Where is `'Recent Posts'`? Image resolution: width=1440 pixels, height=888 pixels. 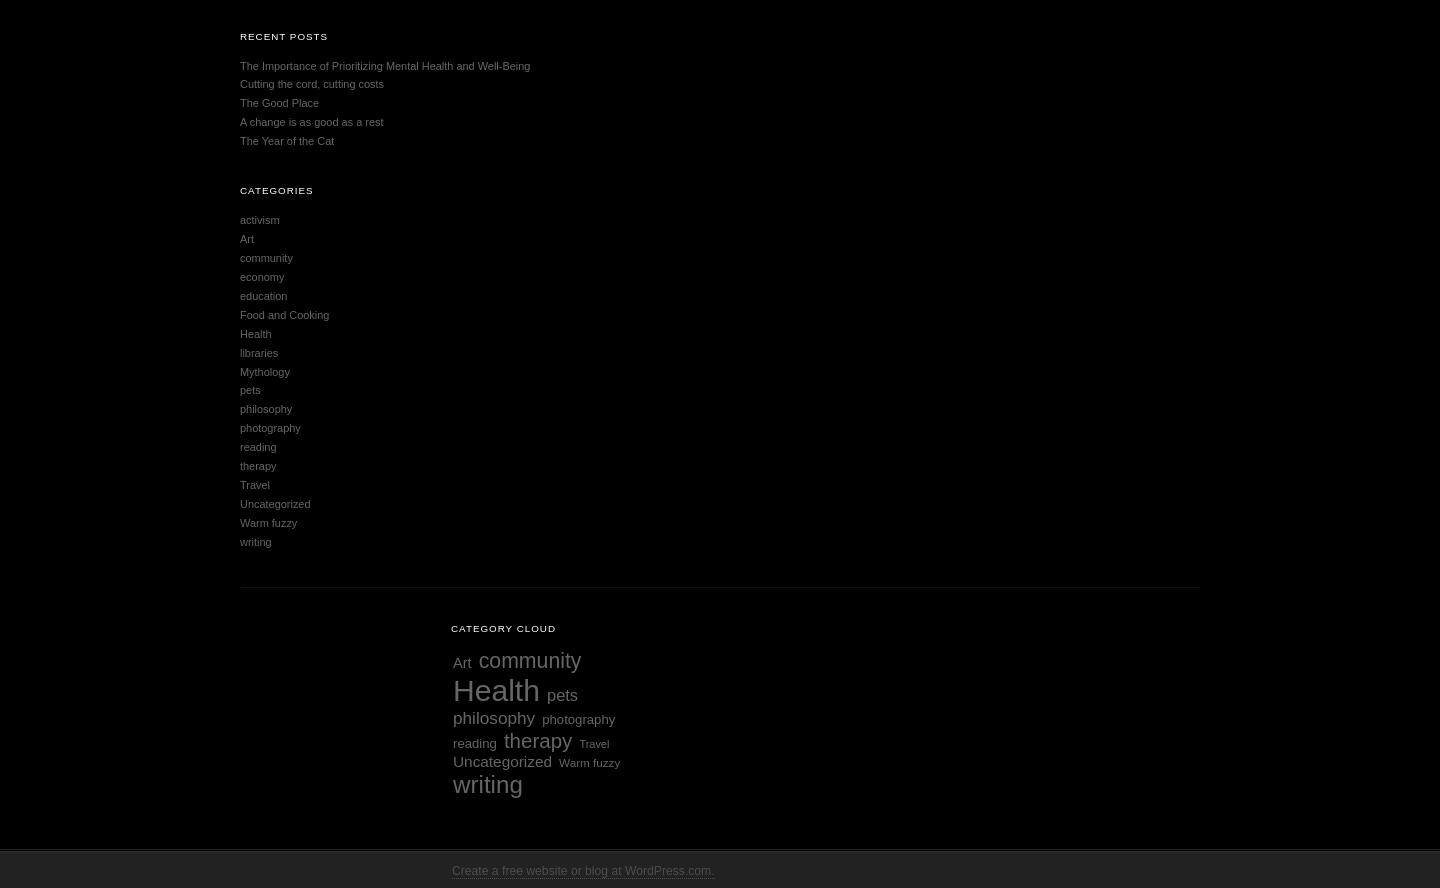 'Recent Posts' is located at coordinates (282, 35).